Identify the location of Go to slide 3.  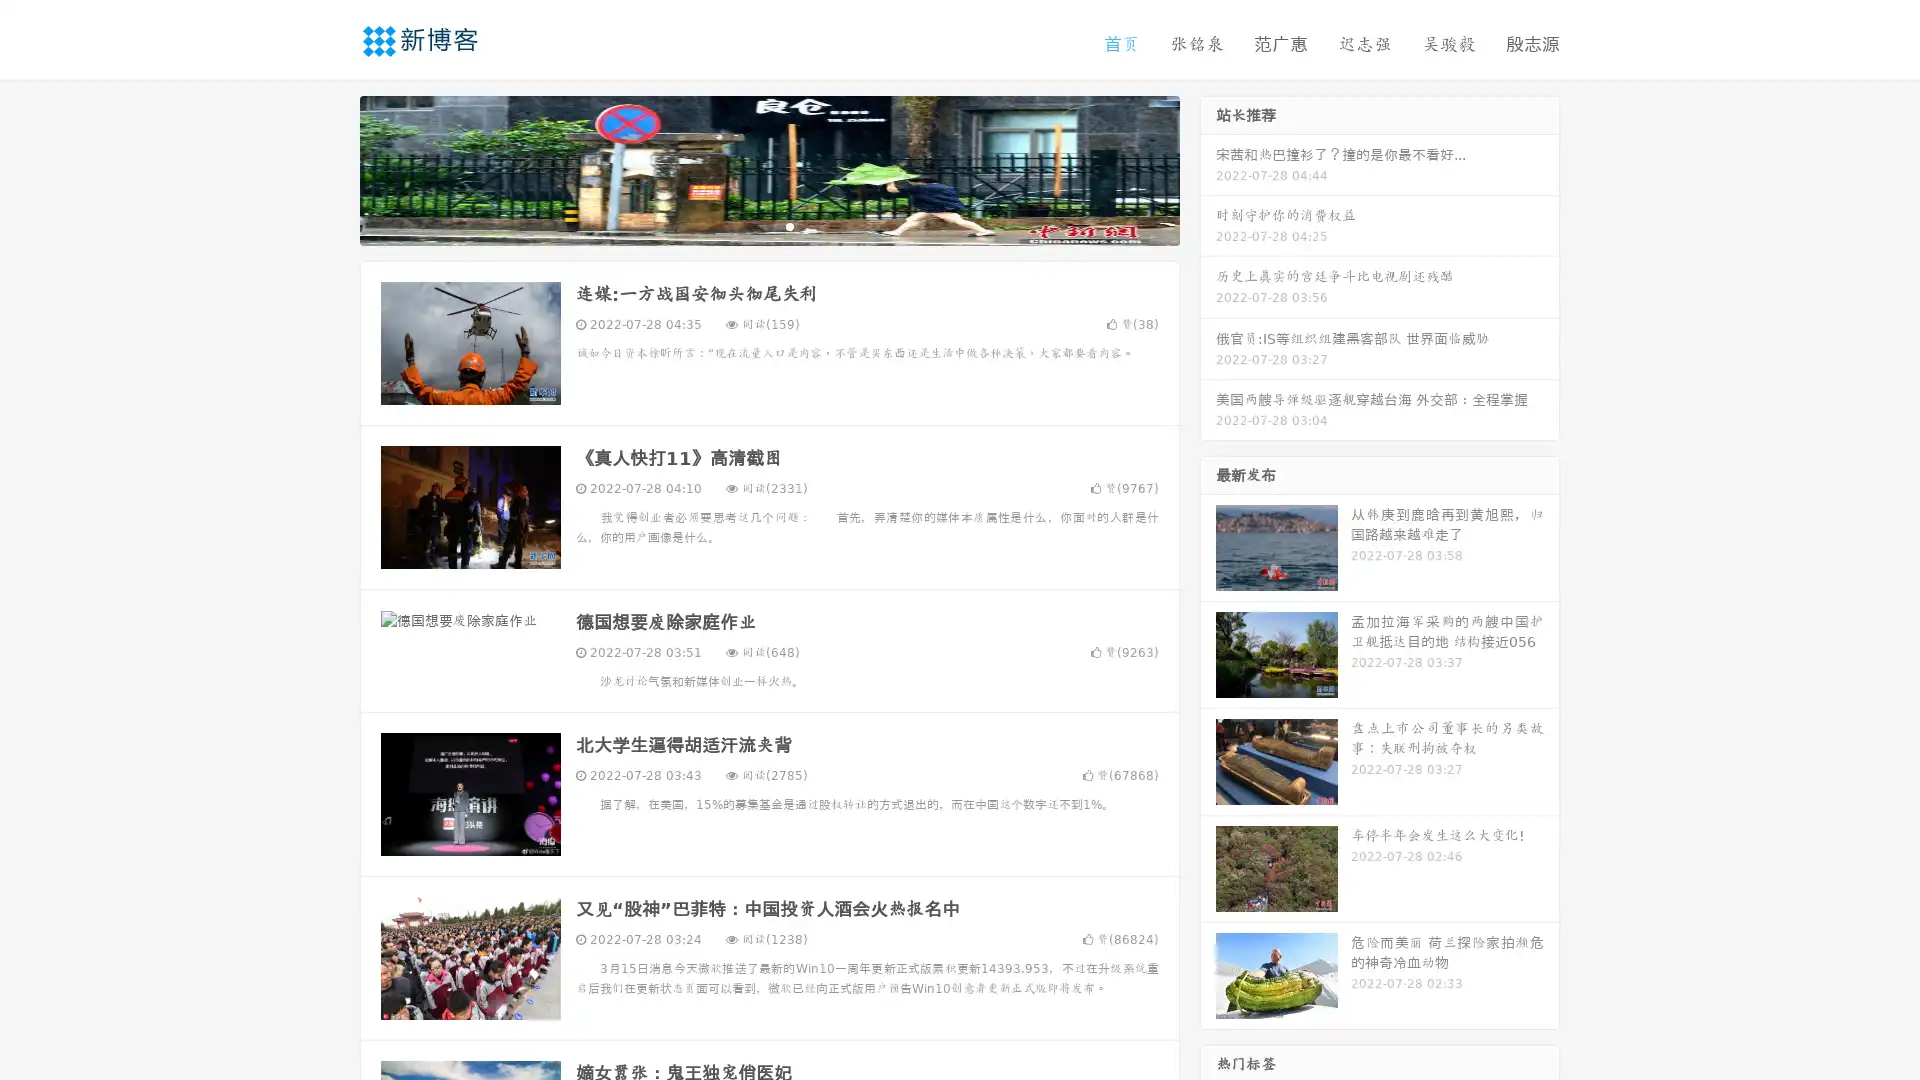
(789, 225).